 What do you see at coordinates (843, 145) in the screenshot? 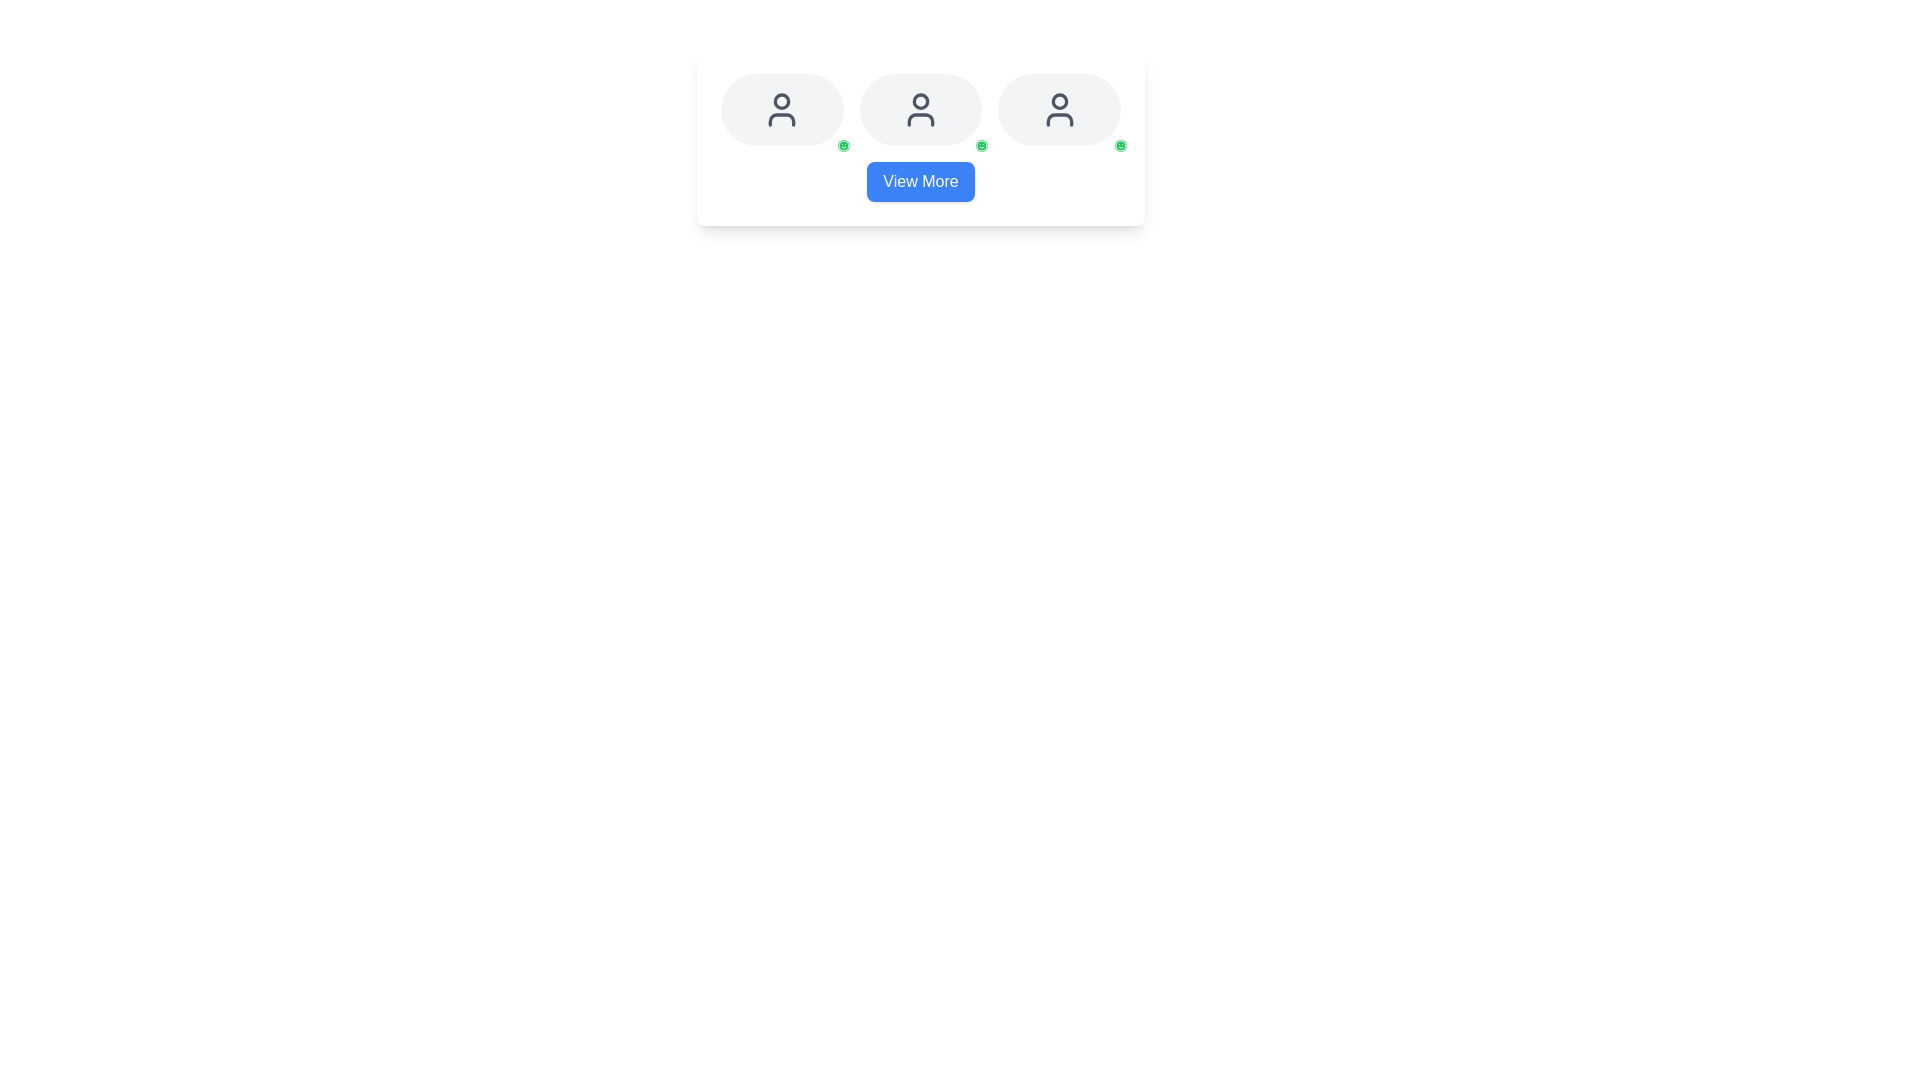
I see `circle element that forms the head or outline of the smiley face graphic within the SVG structure above the 'View More' button` at bounding box center [843, 145].